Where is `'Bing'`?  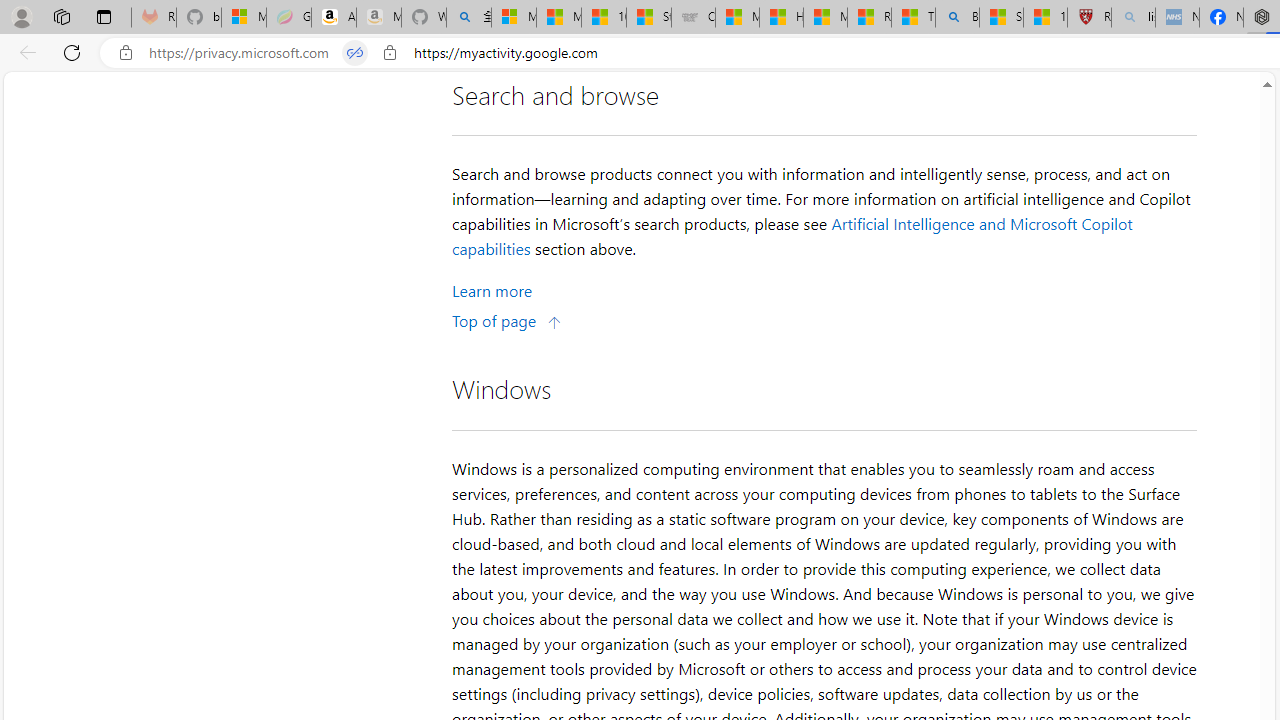
'Bing' is located at coordinates (956, 17).